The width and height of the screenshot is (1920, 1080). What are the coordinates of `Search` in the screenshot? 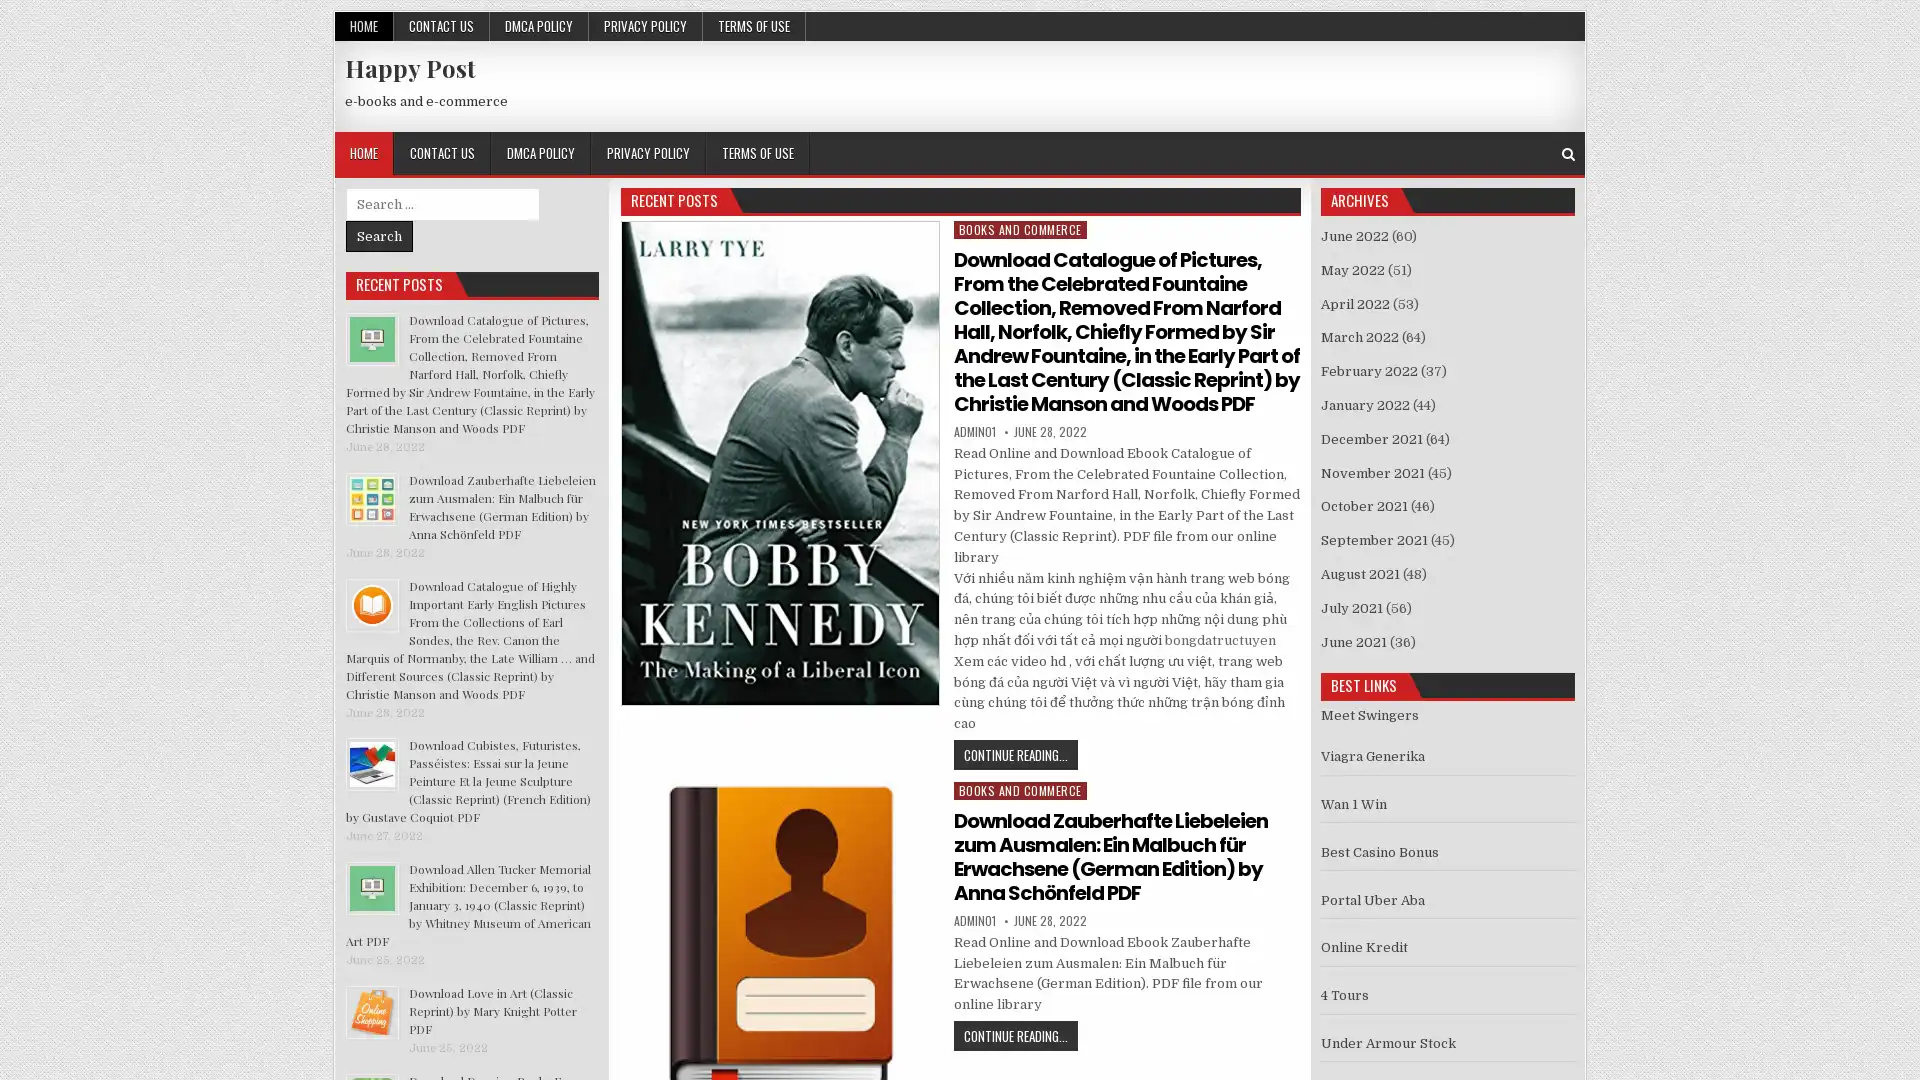 It's located at (378, 235).